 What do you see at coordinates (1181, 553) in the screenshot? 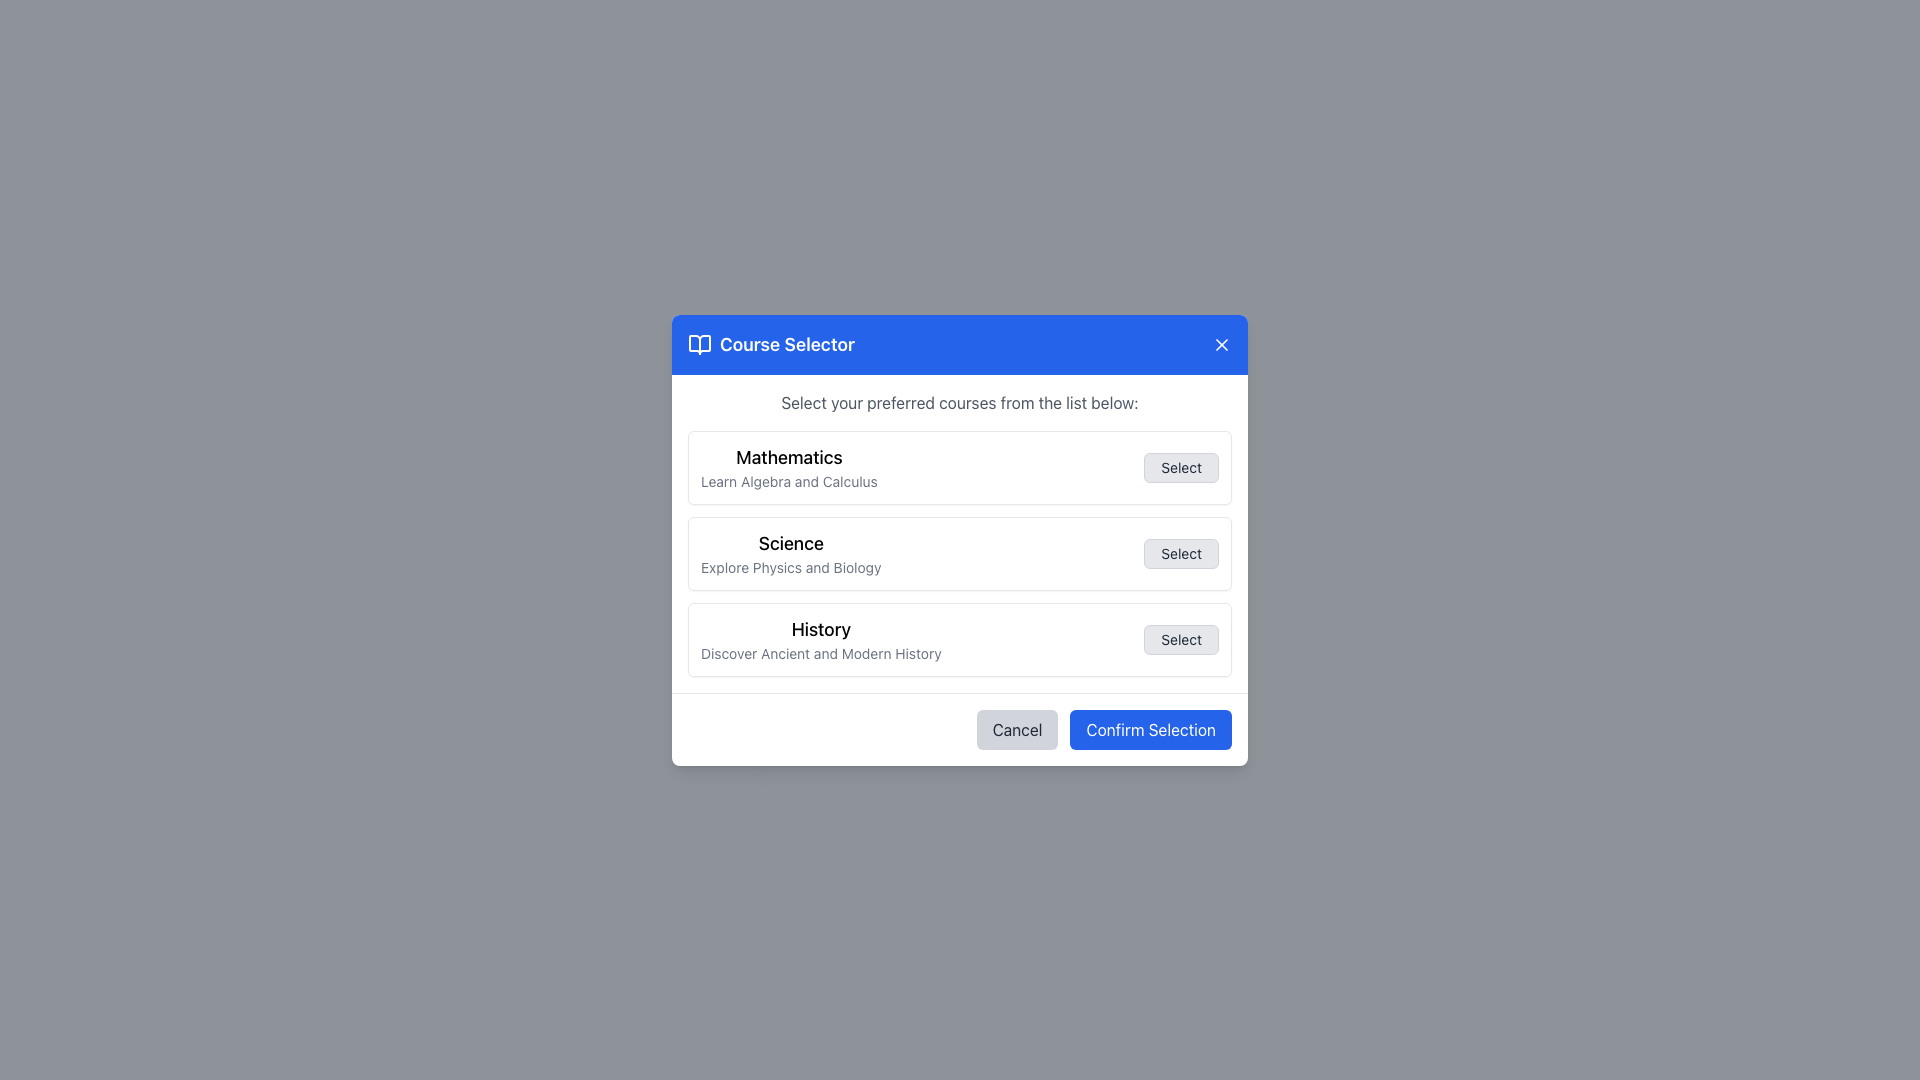
I see `the 'Select' button, which is a rectangular button with rounded corners, light gray background, and dark gray text, located to the right of the 'Science' row` at bounding box center [1181, 553].